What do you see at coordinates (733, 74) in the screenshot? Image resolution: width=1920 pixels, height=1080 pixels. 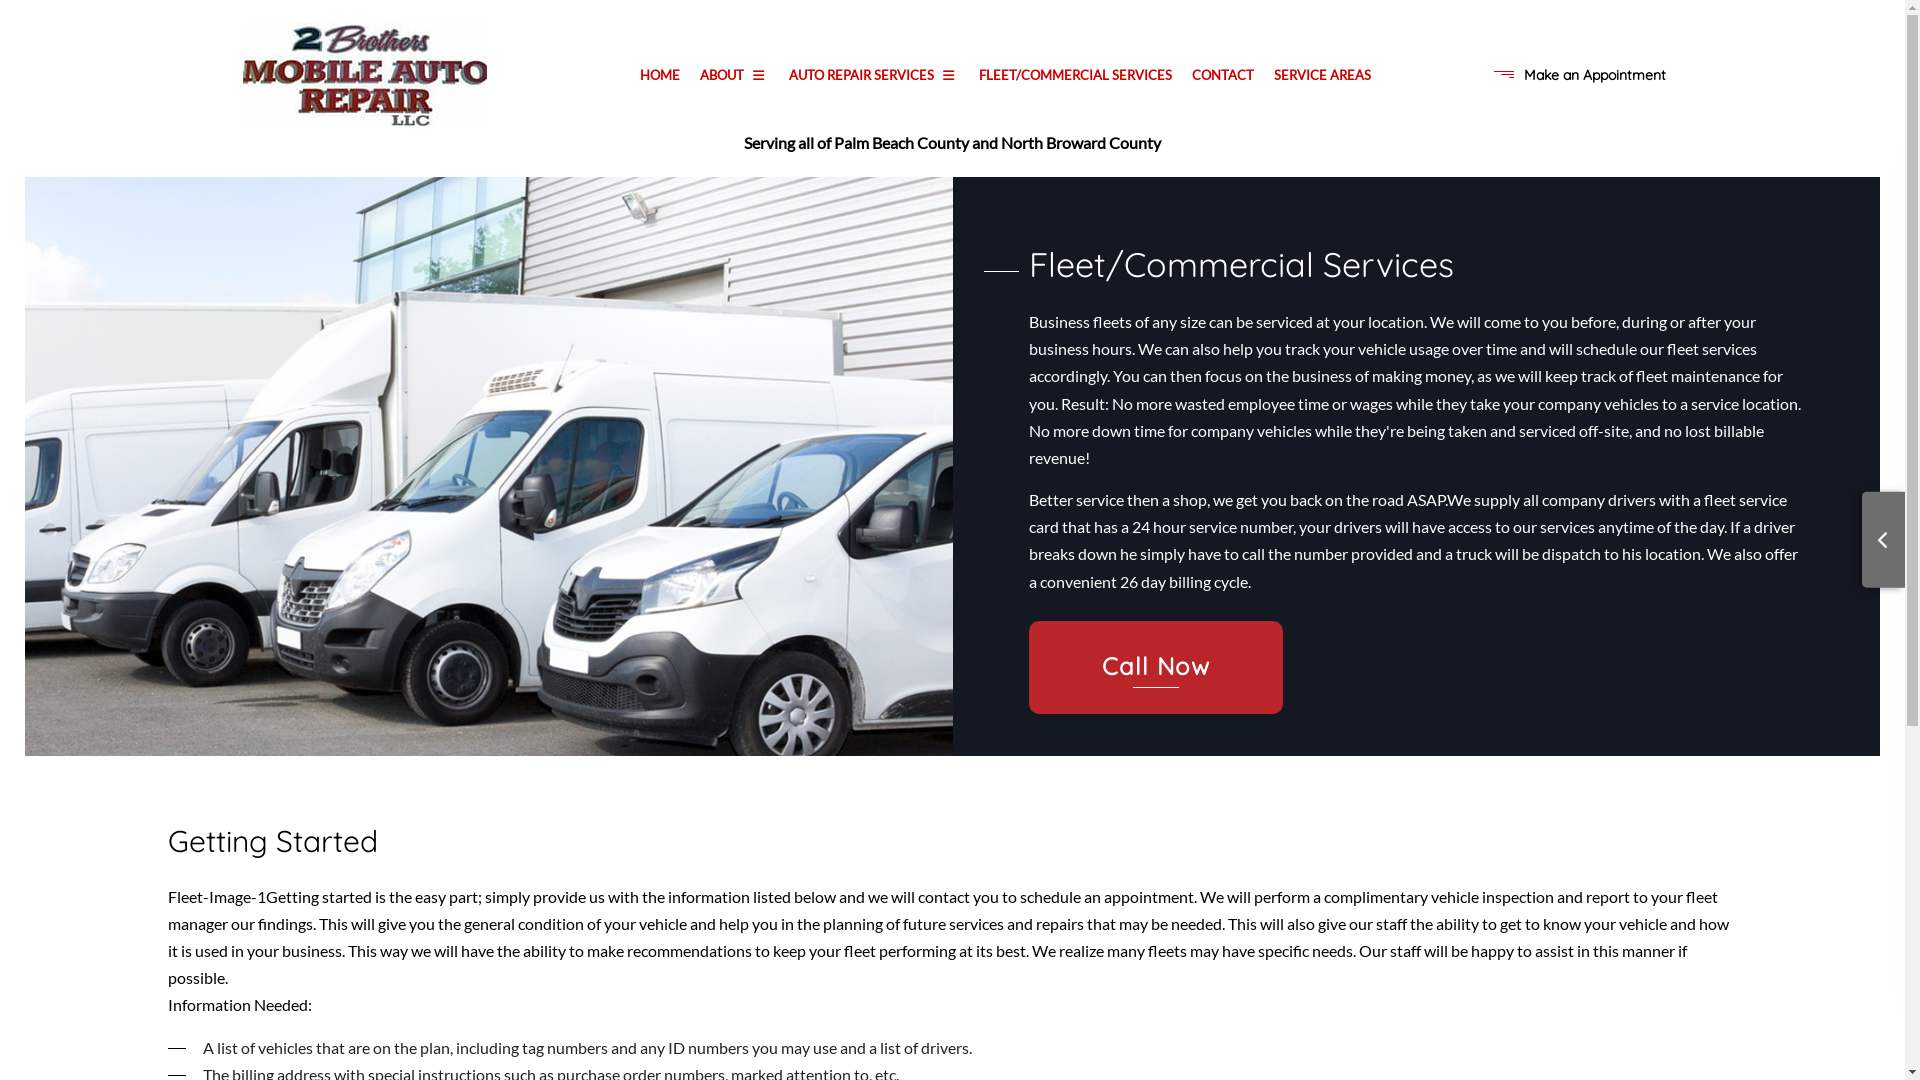 I see `'ABOUT'` at bounding box center [733, 74].